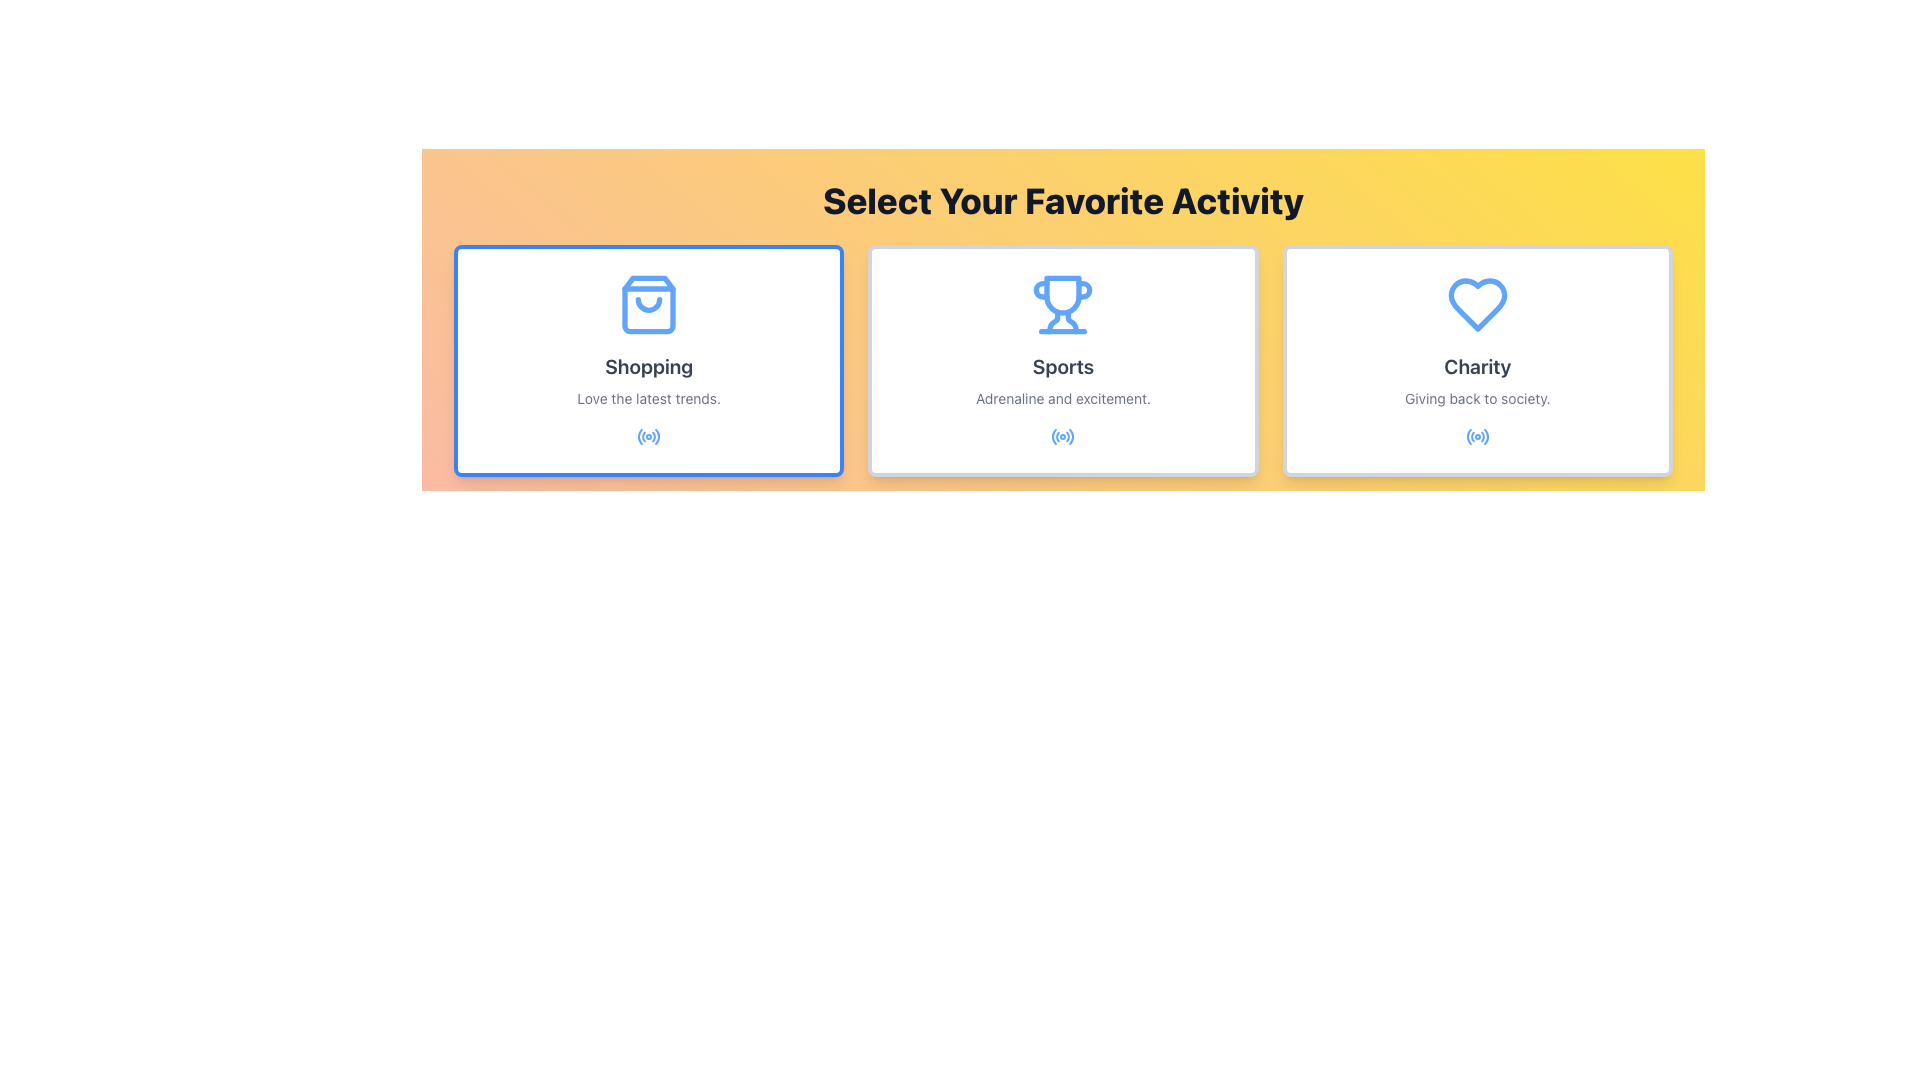 The image size is (1920, 1080). I want to click on the blue curved line forming an arc, which is part of the graphic representation below the 'Sports' card in the center of the interface, so click(1071, 435).